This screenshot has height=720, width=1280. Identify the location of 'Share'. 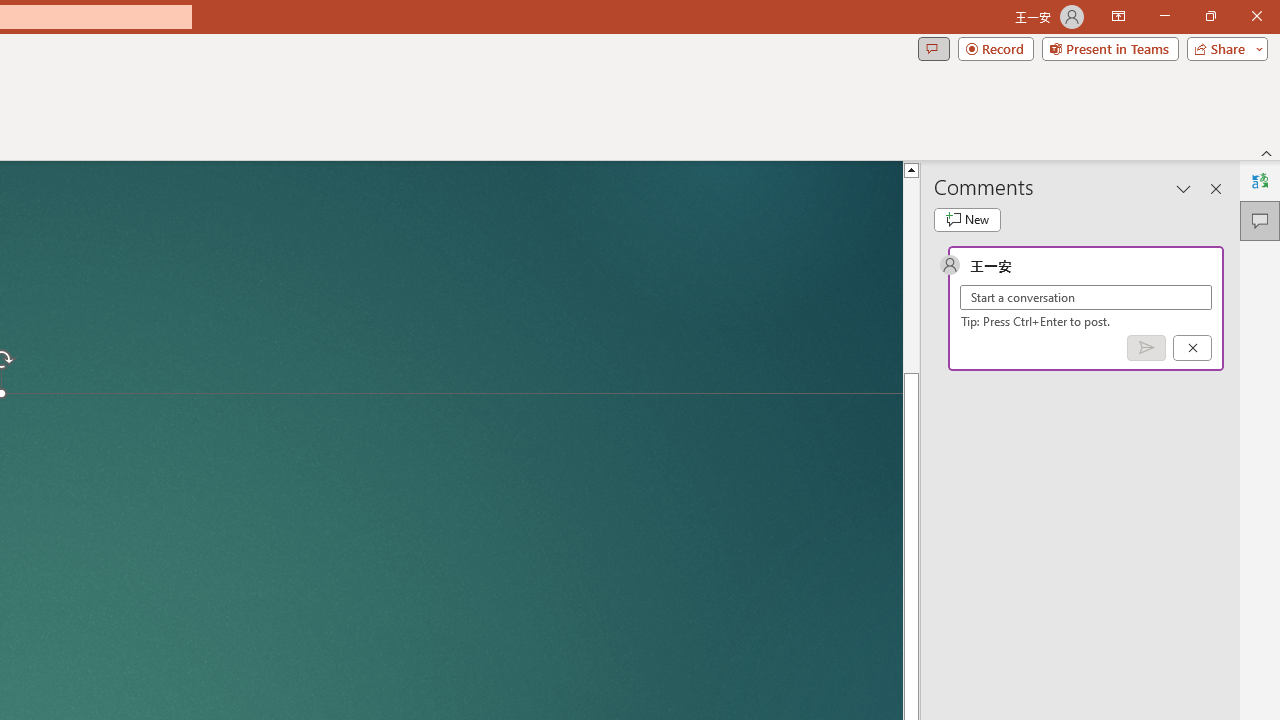
(1227, 83).